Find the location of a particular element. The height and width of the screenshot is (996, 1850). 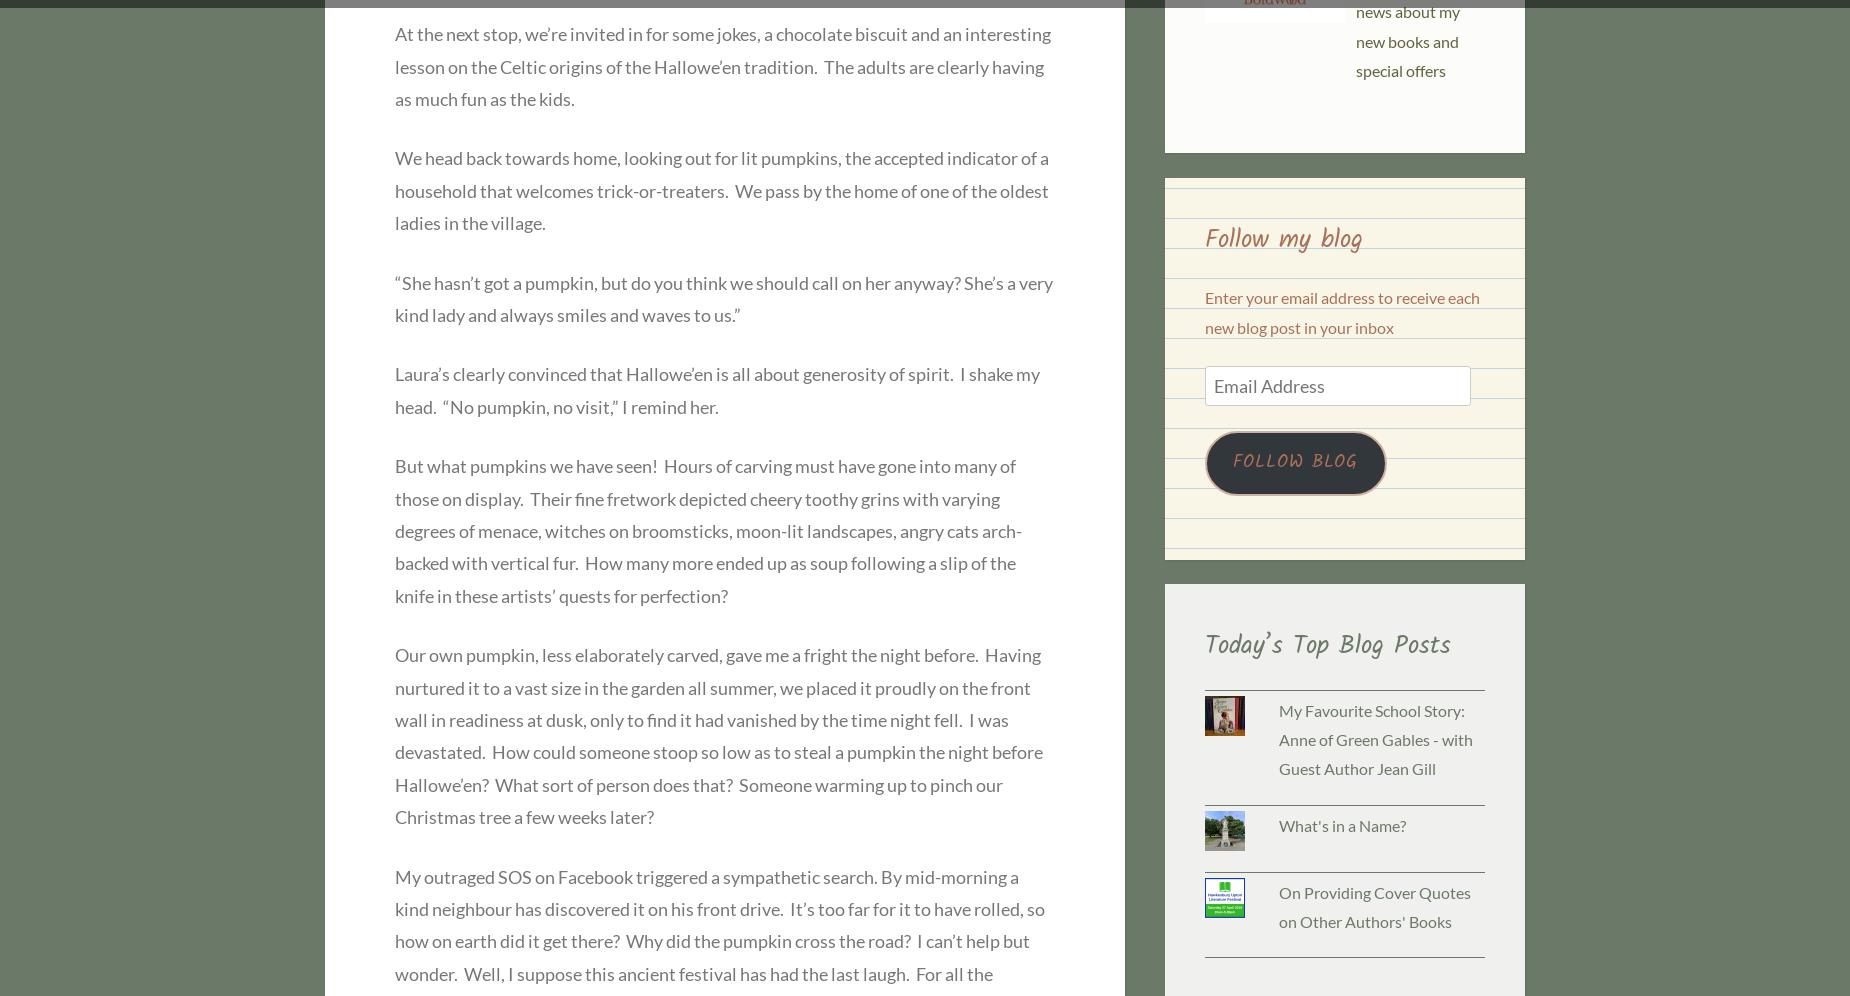

'At the next stop, we’re invited in for some jokes, a chocolate biscuit and an interesting lesson on the Celtic origins of the Hallowe’en tradition.  The adults are clearly having as much fun as the kids.' is located at coordinates (722, 65).